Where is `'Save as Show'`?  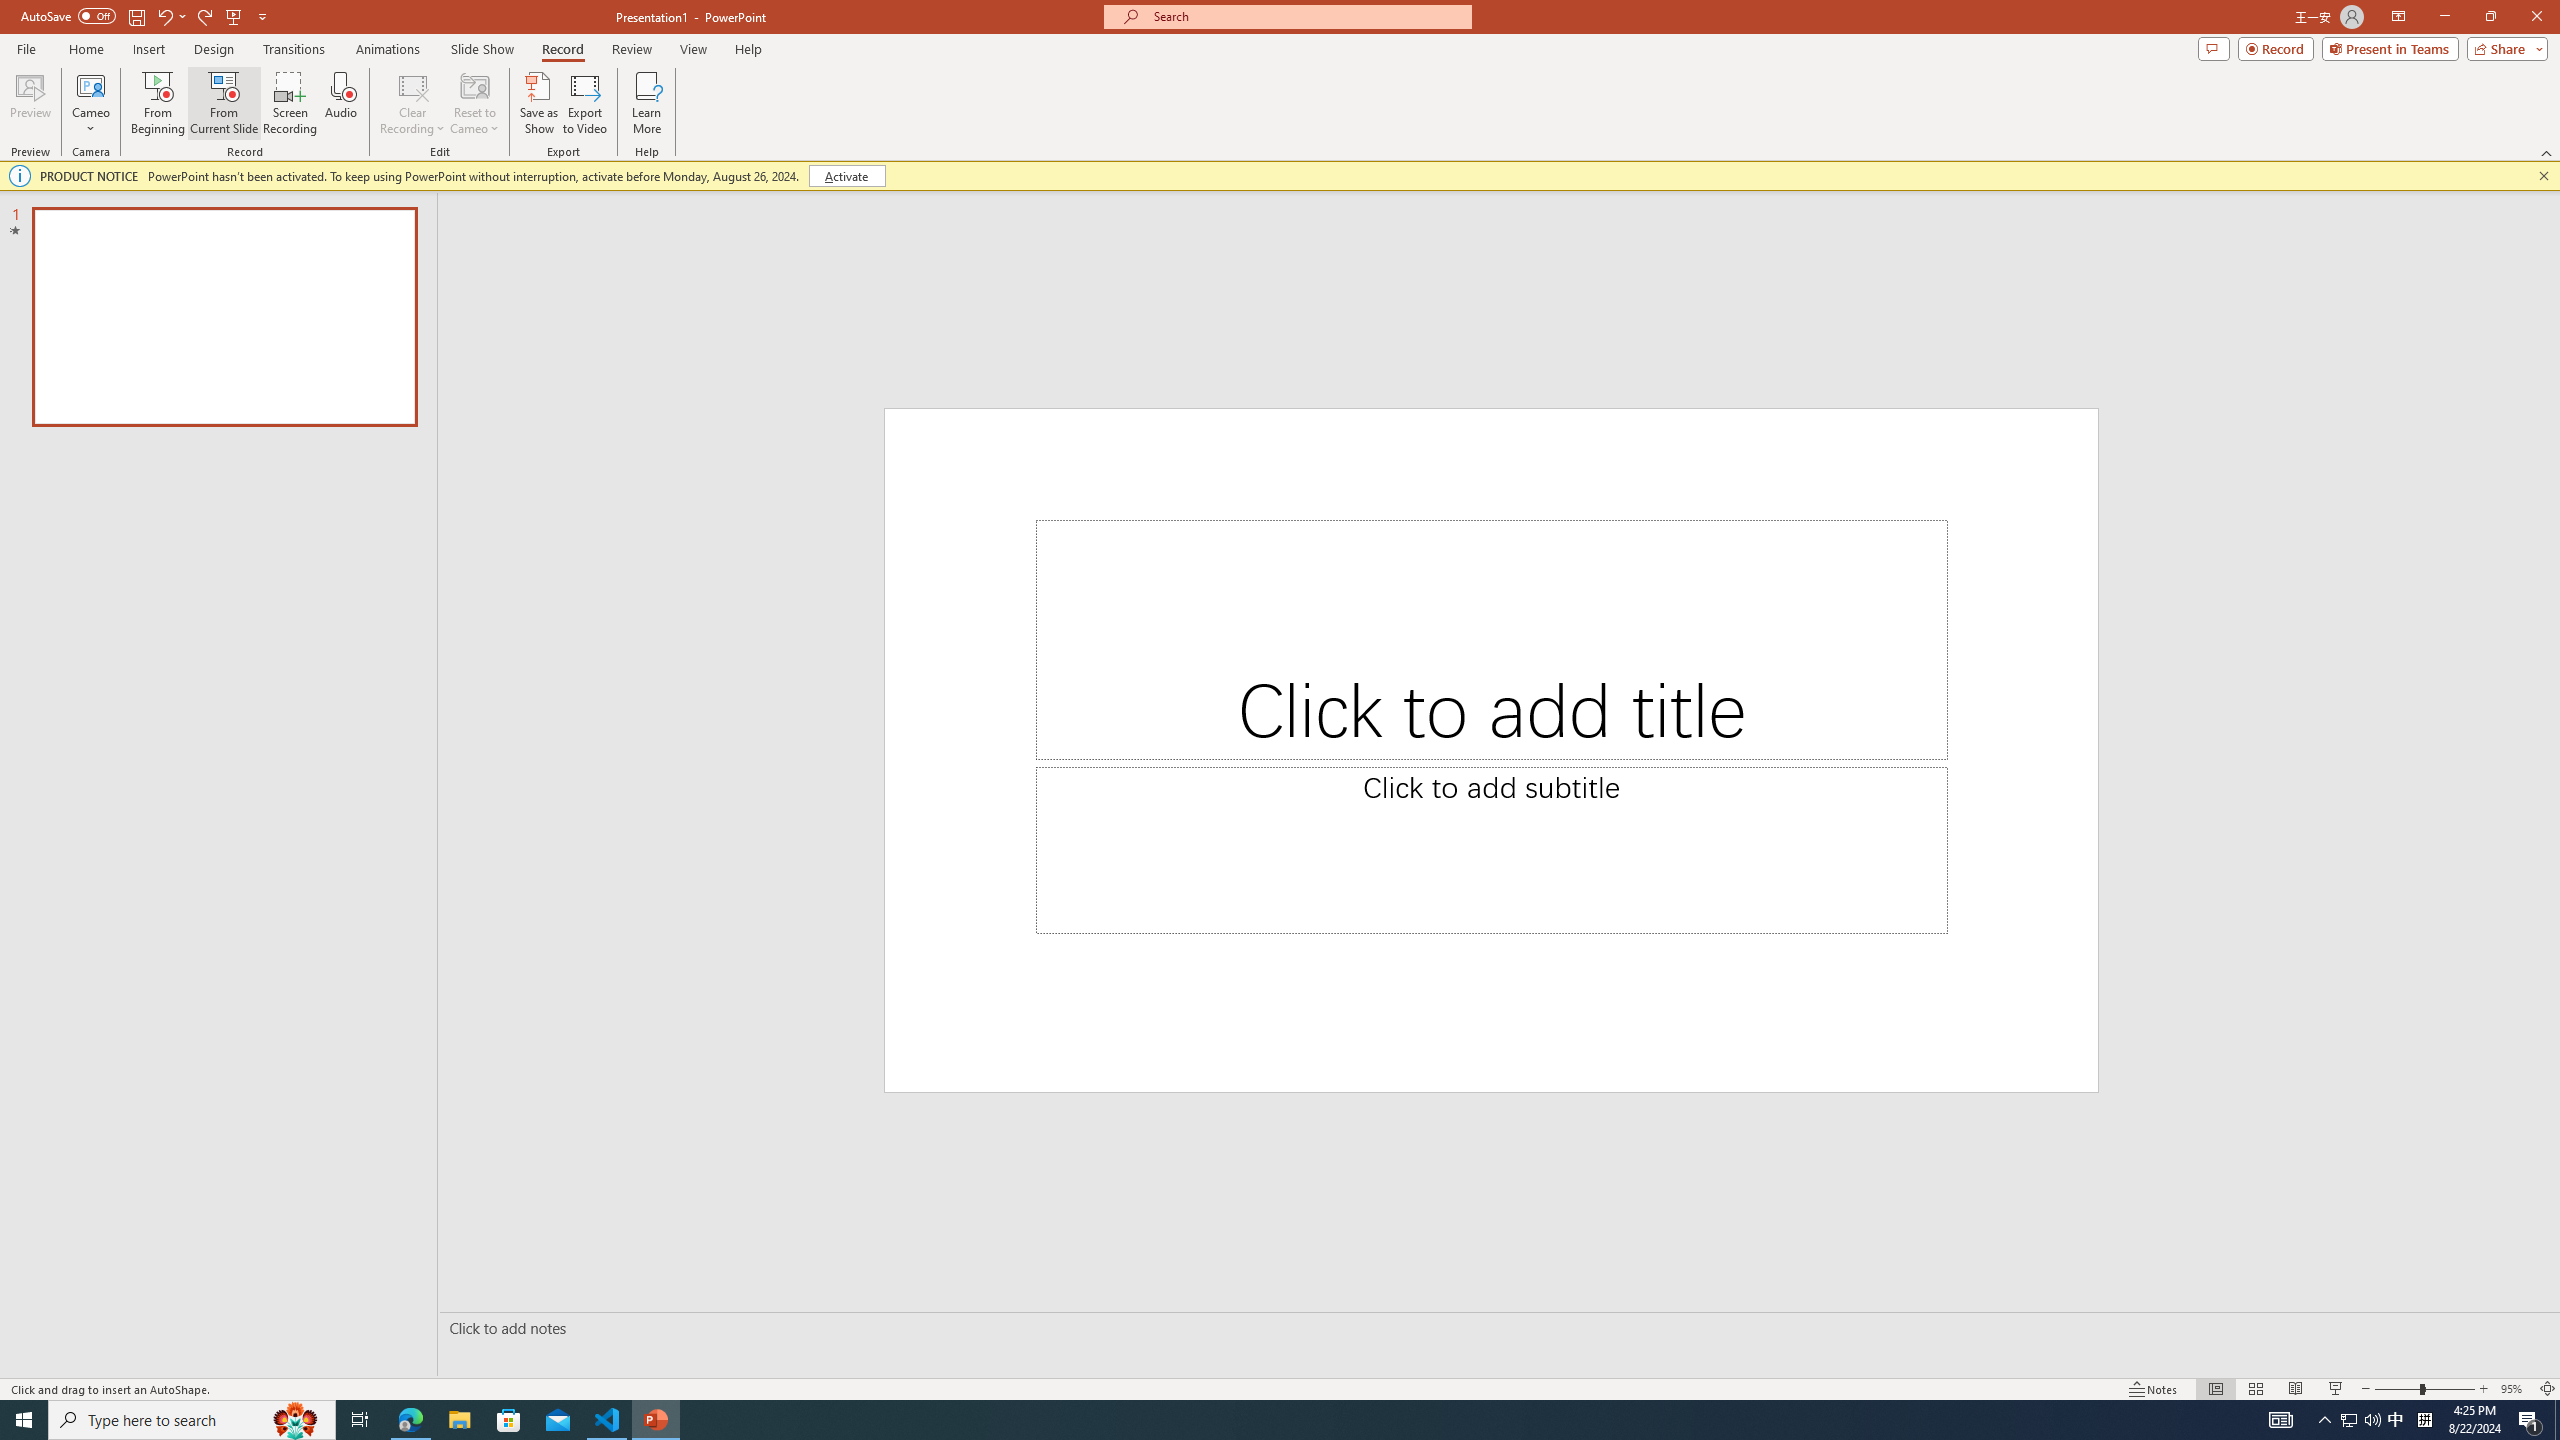 'Save as Show' is located at coordinates (538, 103).